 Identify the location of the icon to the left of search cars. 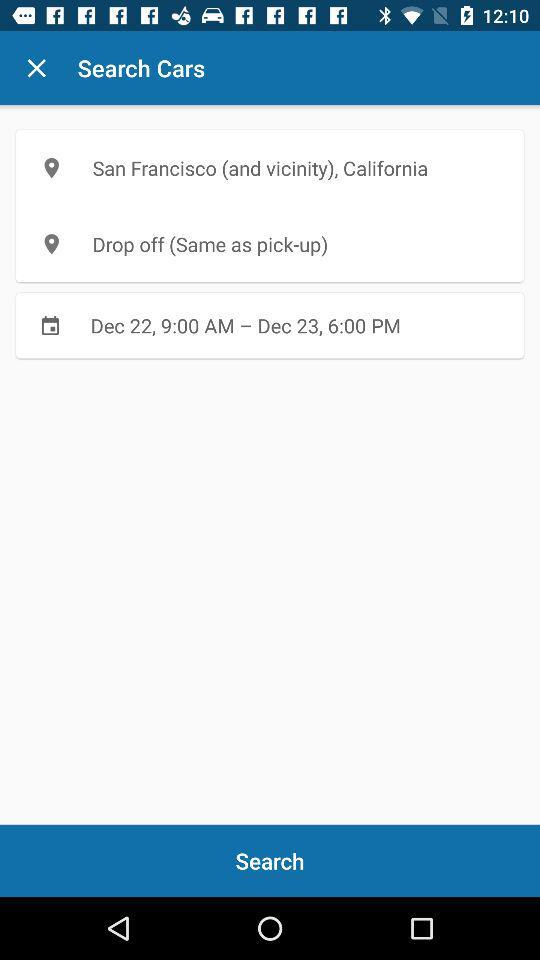
(36, 68).